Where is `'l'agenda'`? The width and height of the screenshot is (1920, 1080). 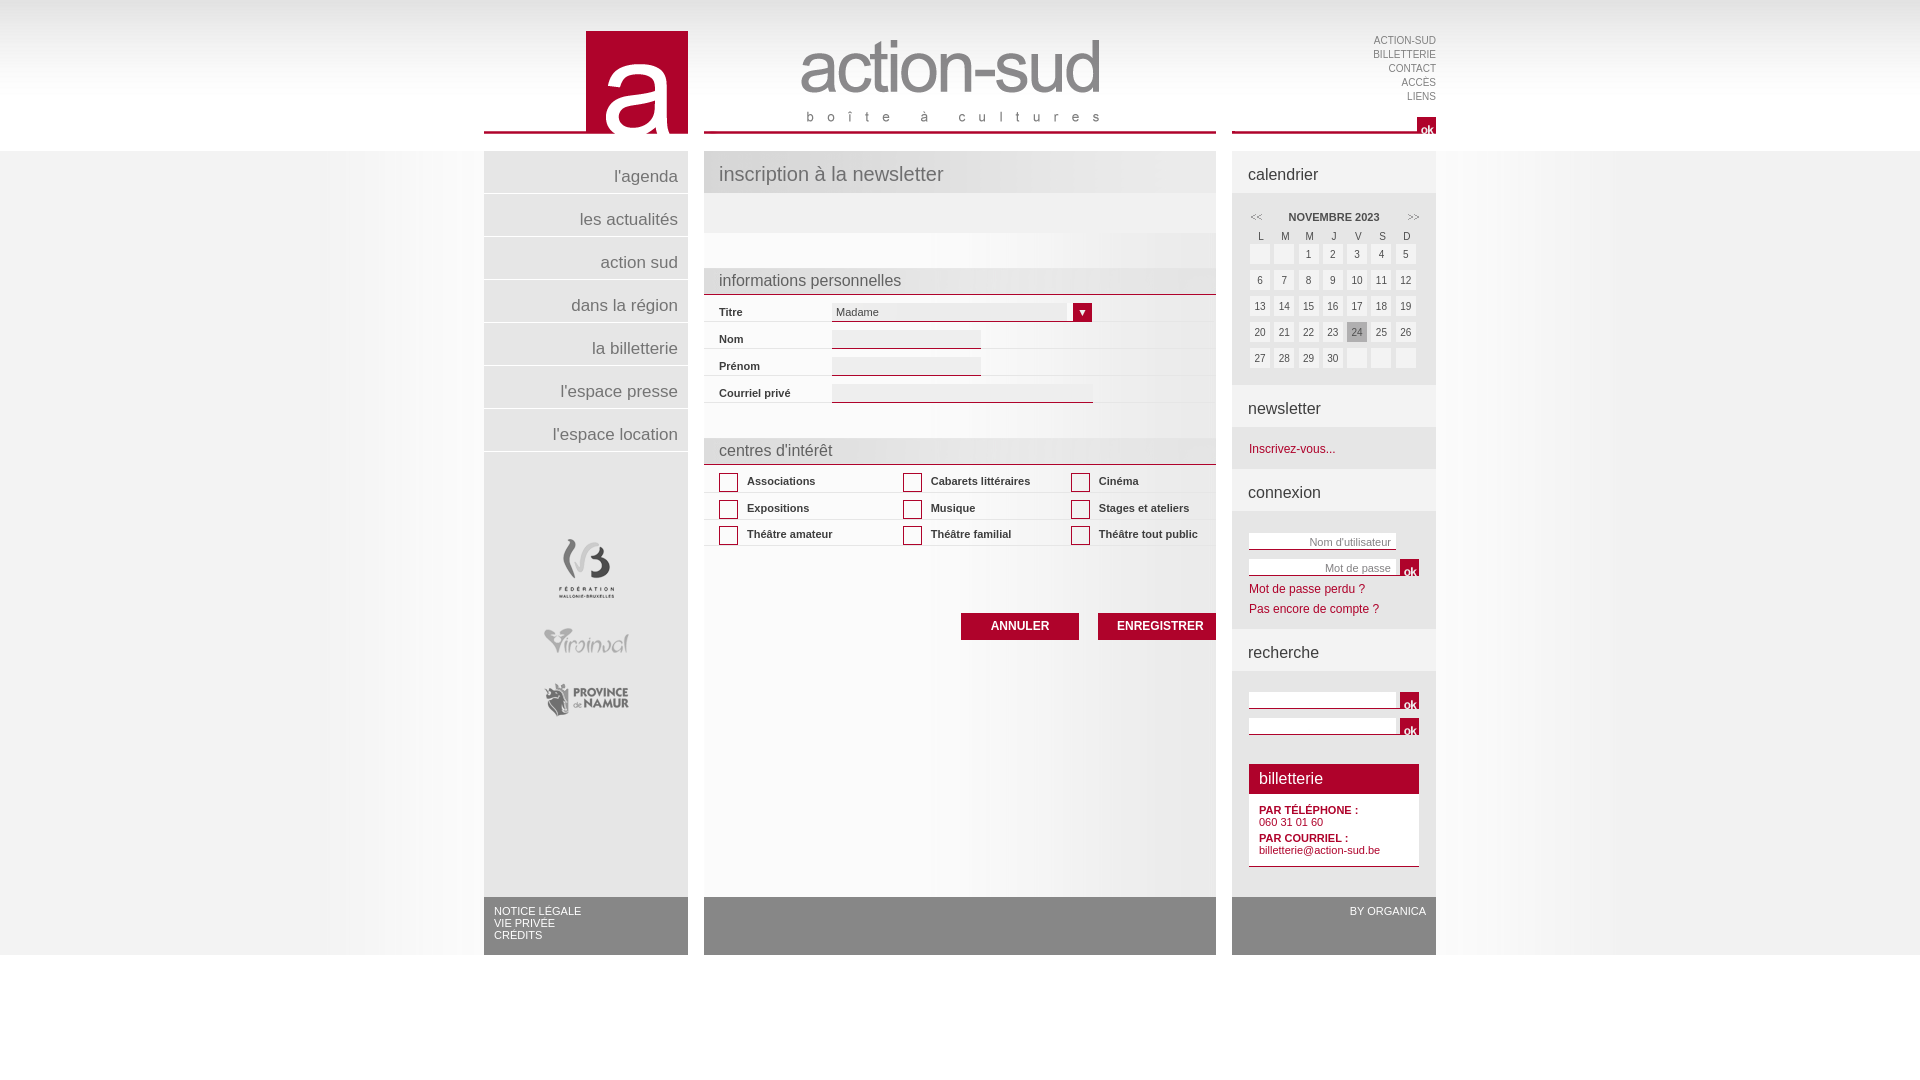
'l'agenda' is located at coordinates (584, 171).